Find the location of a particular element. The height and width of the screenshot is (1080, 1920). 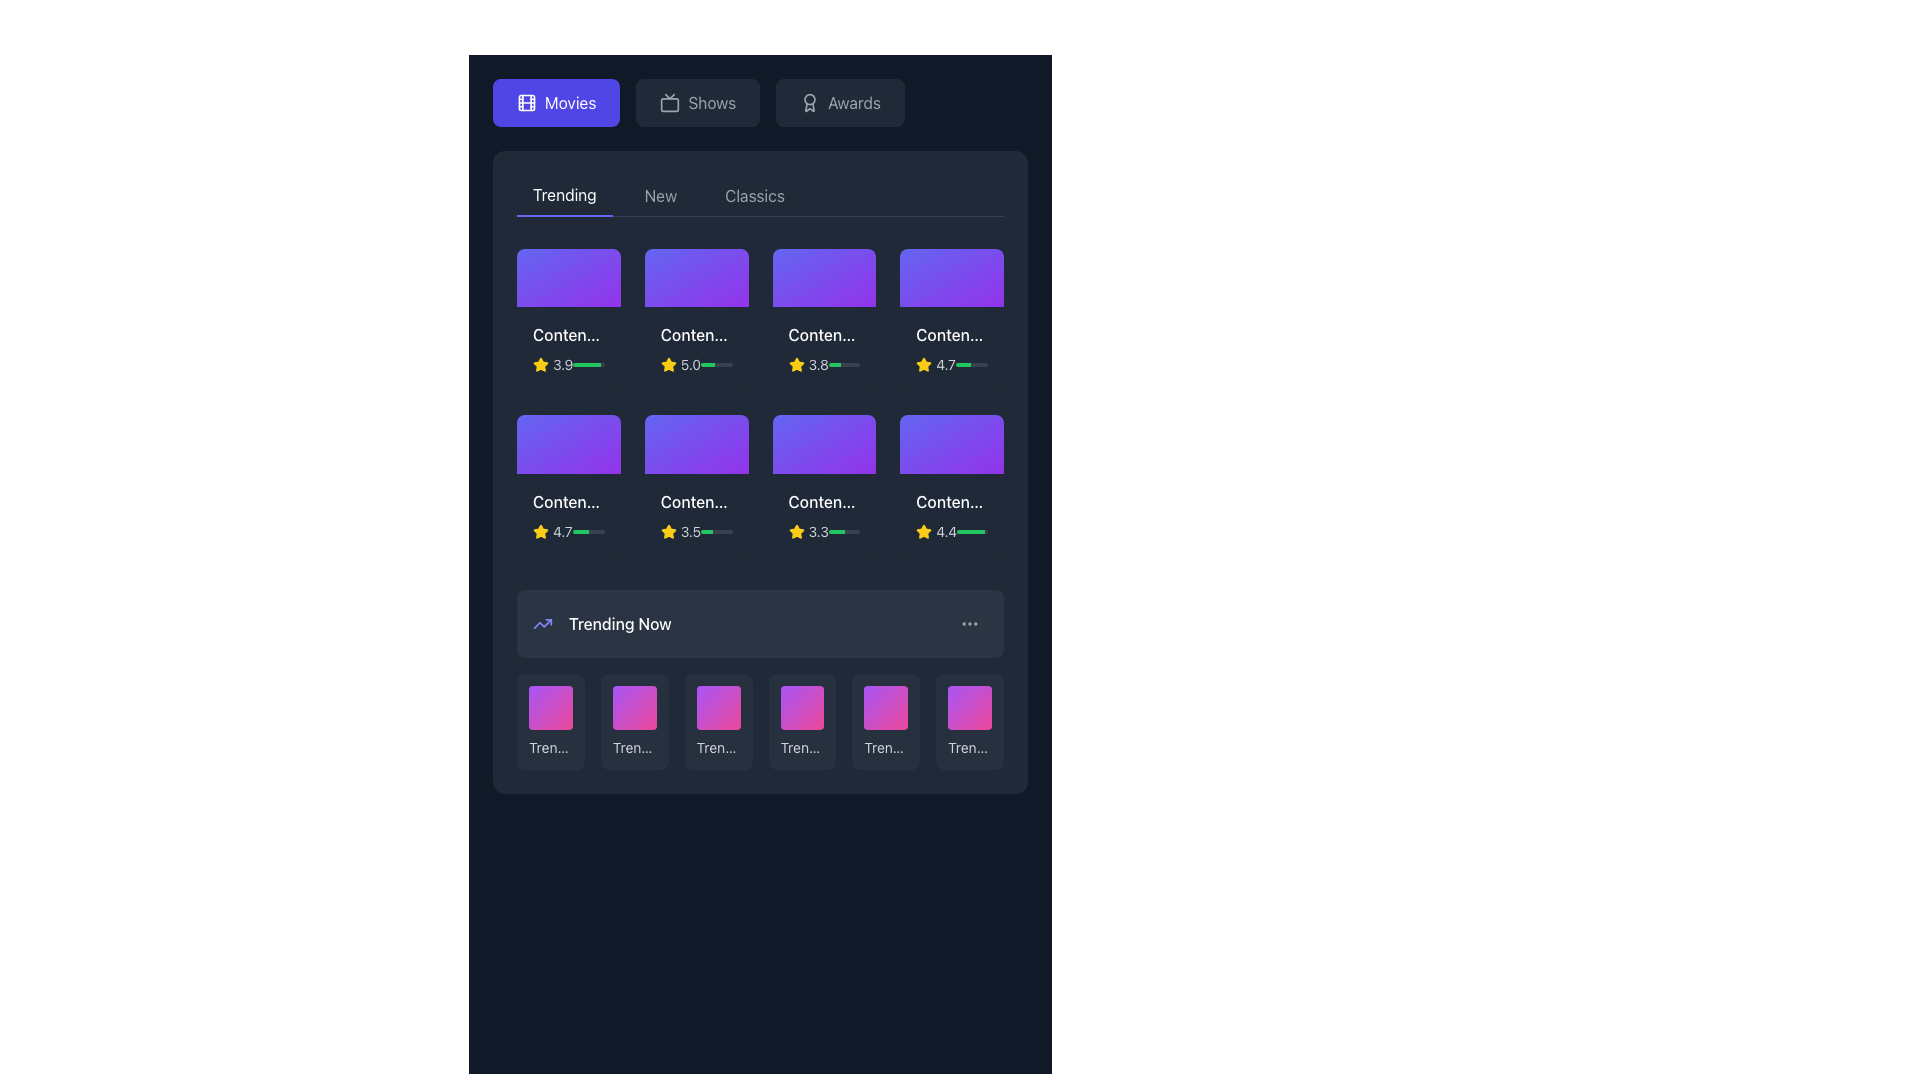

the video thumbnail is located at coordinates (824, 443).